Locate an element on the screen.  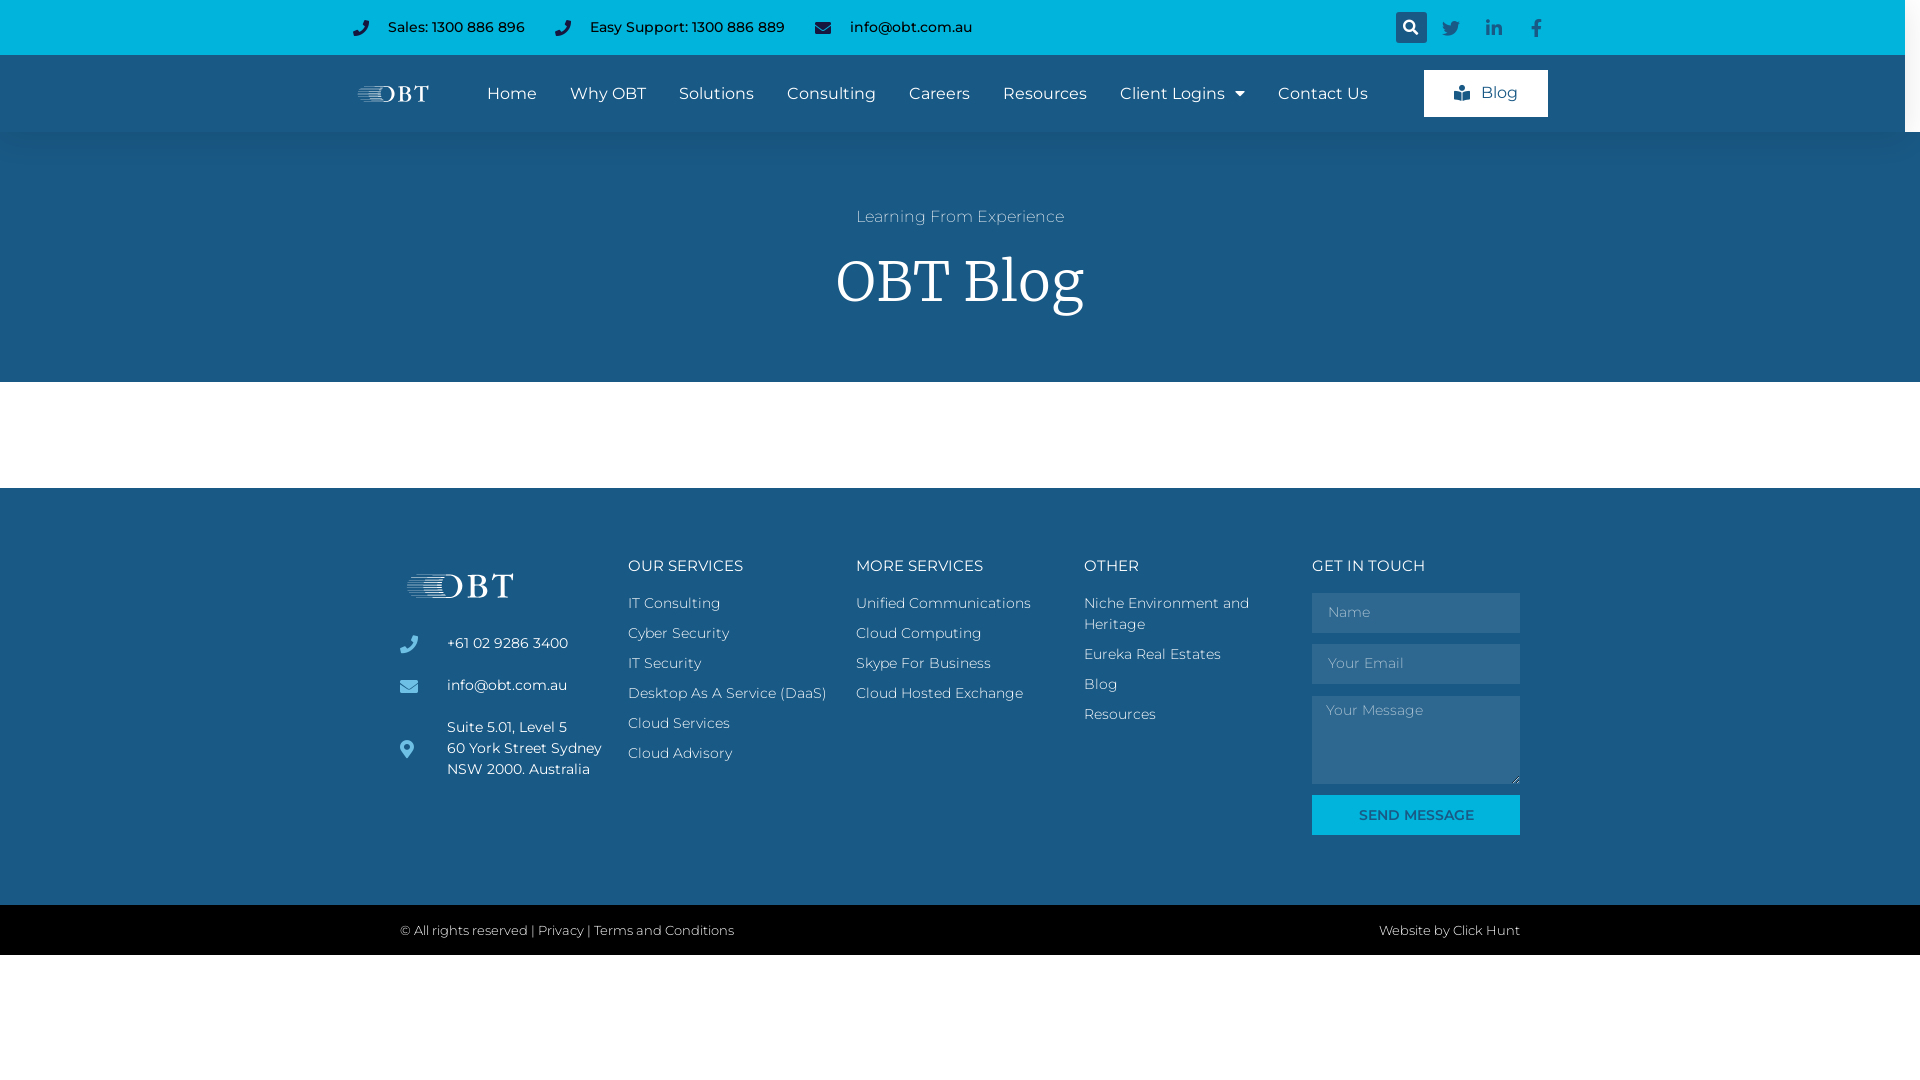
'Cloud Advisory' is located at coordinates (730, 753).